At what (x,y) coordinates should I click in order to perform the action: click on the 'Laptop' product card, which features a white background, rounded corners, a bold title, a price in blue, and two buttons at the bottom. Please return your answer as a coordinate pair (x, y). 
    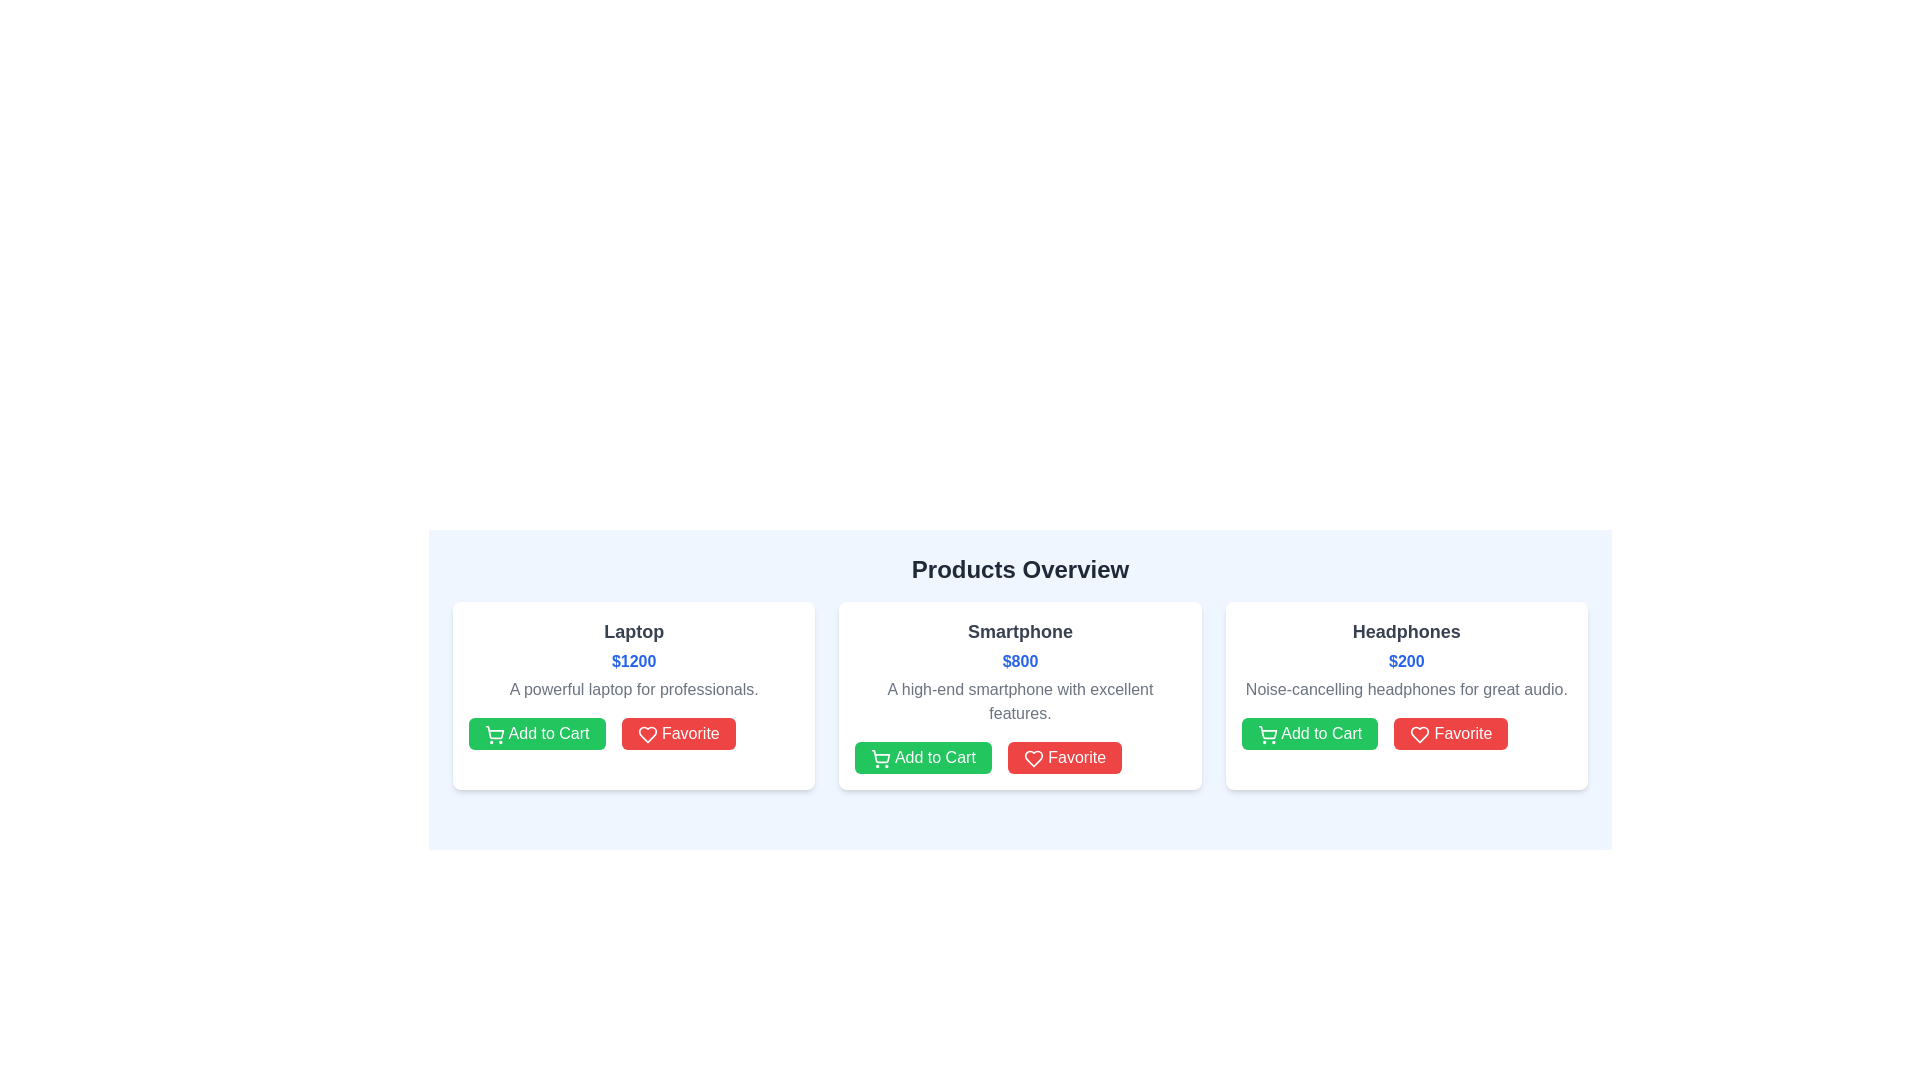
    Looking at the image, I should click on (633, 694).